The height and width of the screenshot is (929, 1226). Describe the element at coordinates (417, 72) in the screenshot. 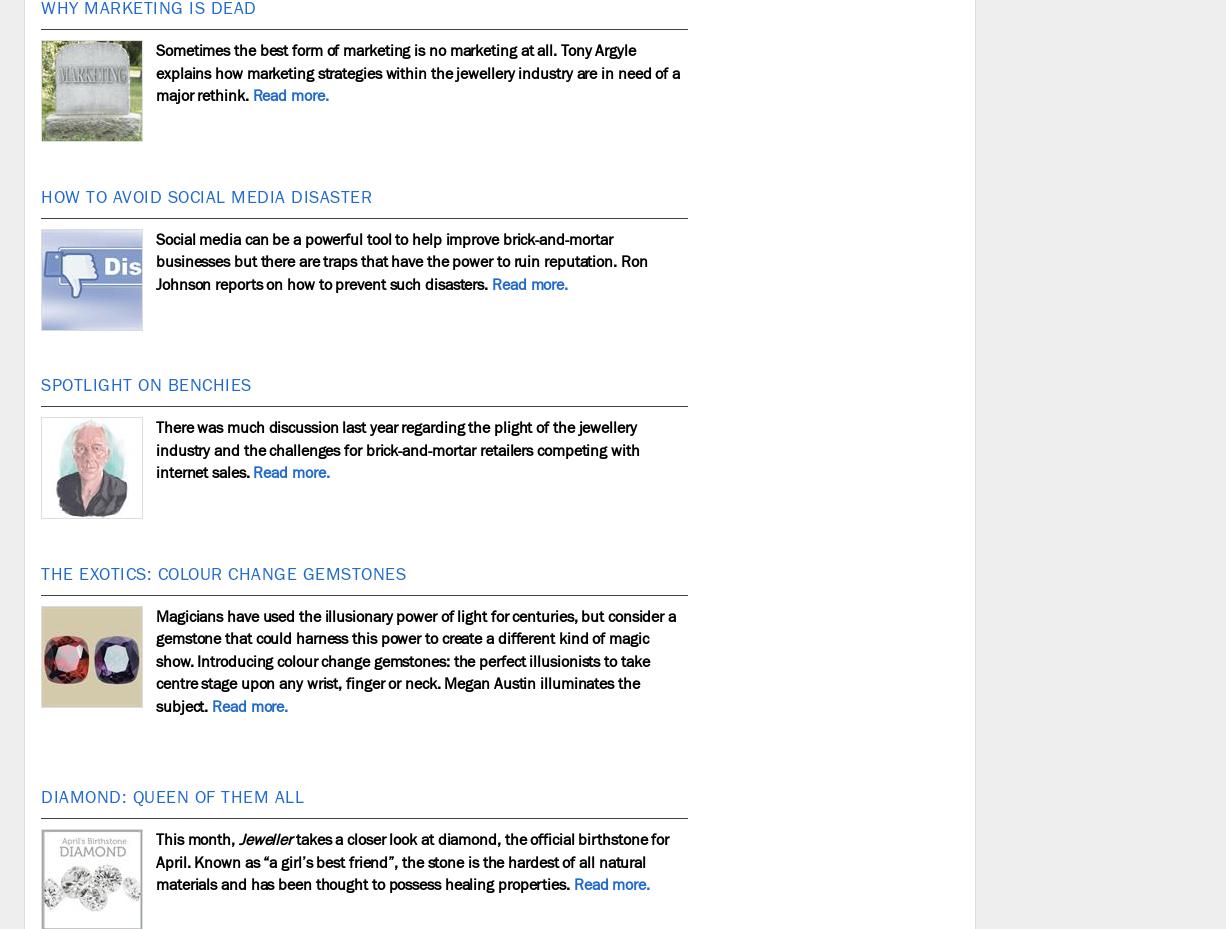

I see `'Sometimes the best form of marketing is no marketing at all. Tony Argyle
 explains how marketing strategies within the jewellery industry are in 
need of a major rethink.'` at that location.